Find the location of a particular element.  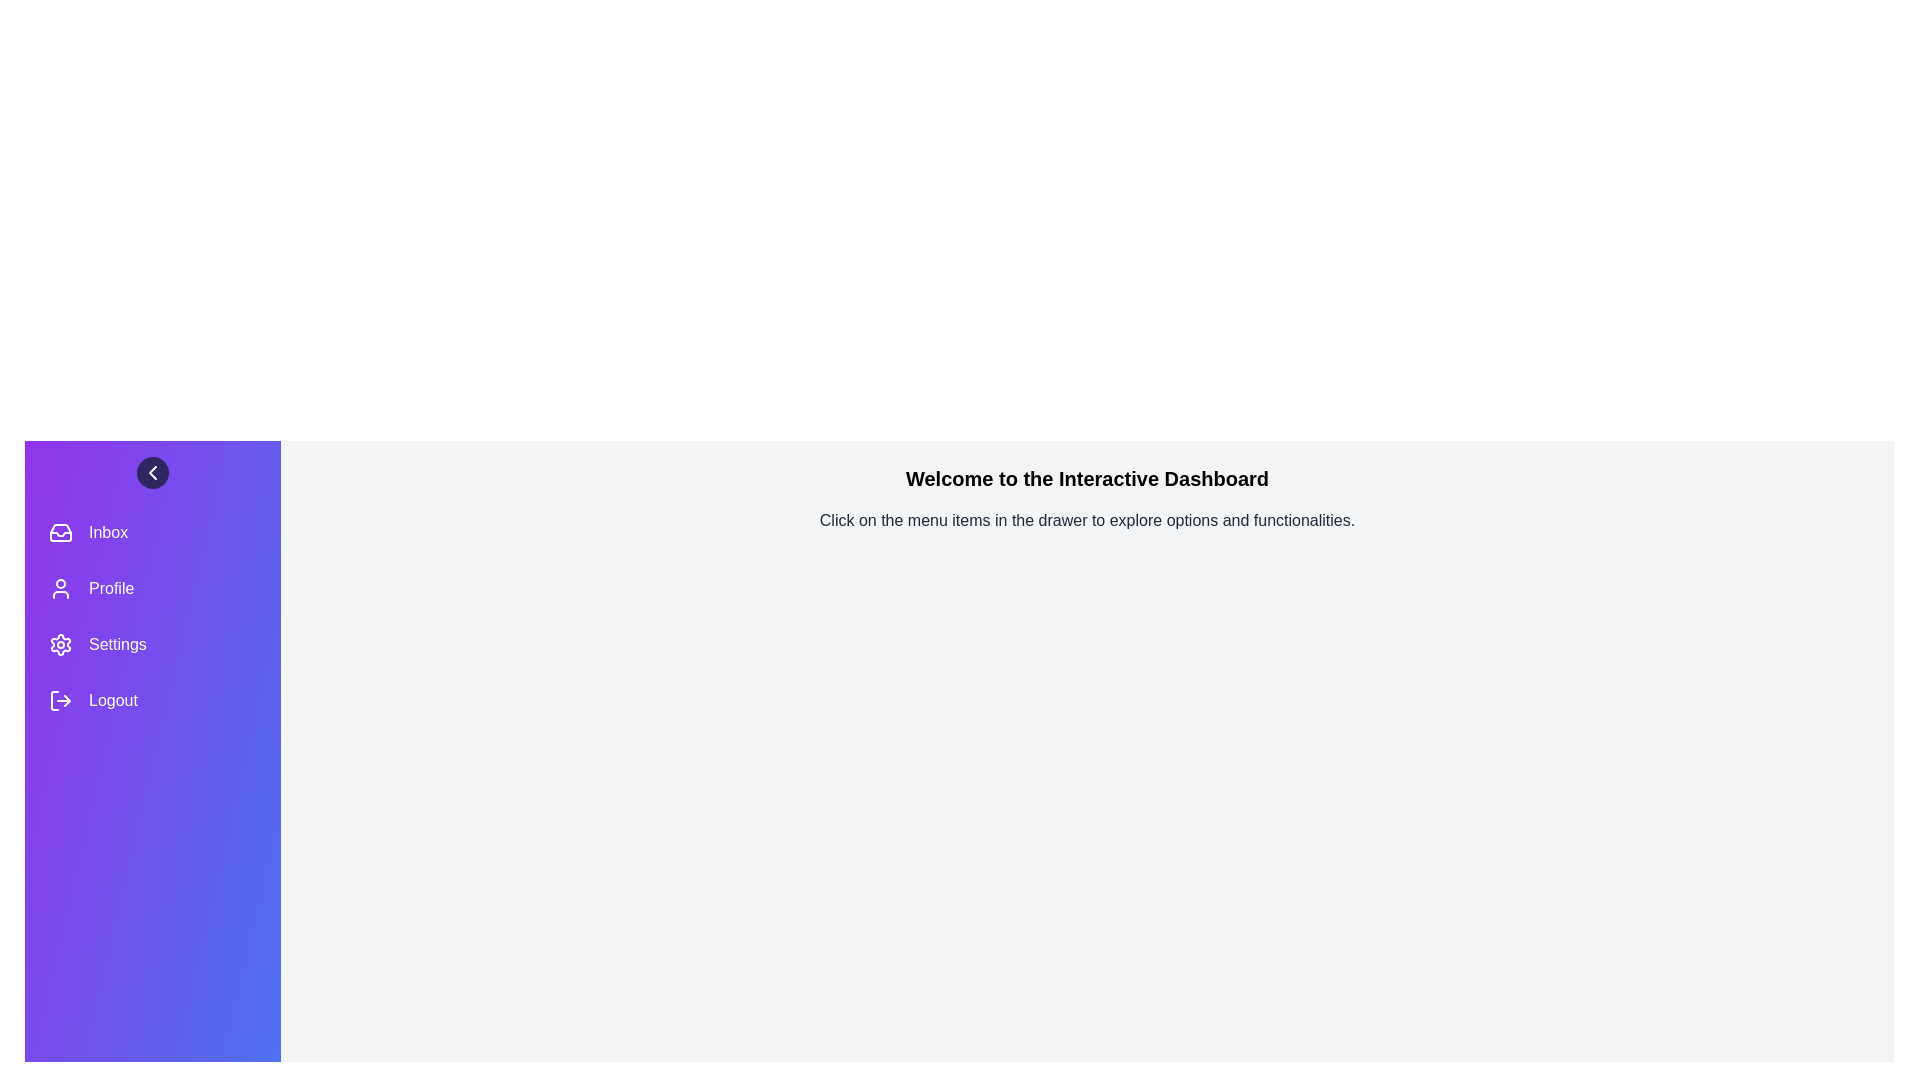

the menu item labeled Settings to trigger its associated action is located at coordinates (152, 644).